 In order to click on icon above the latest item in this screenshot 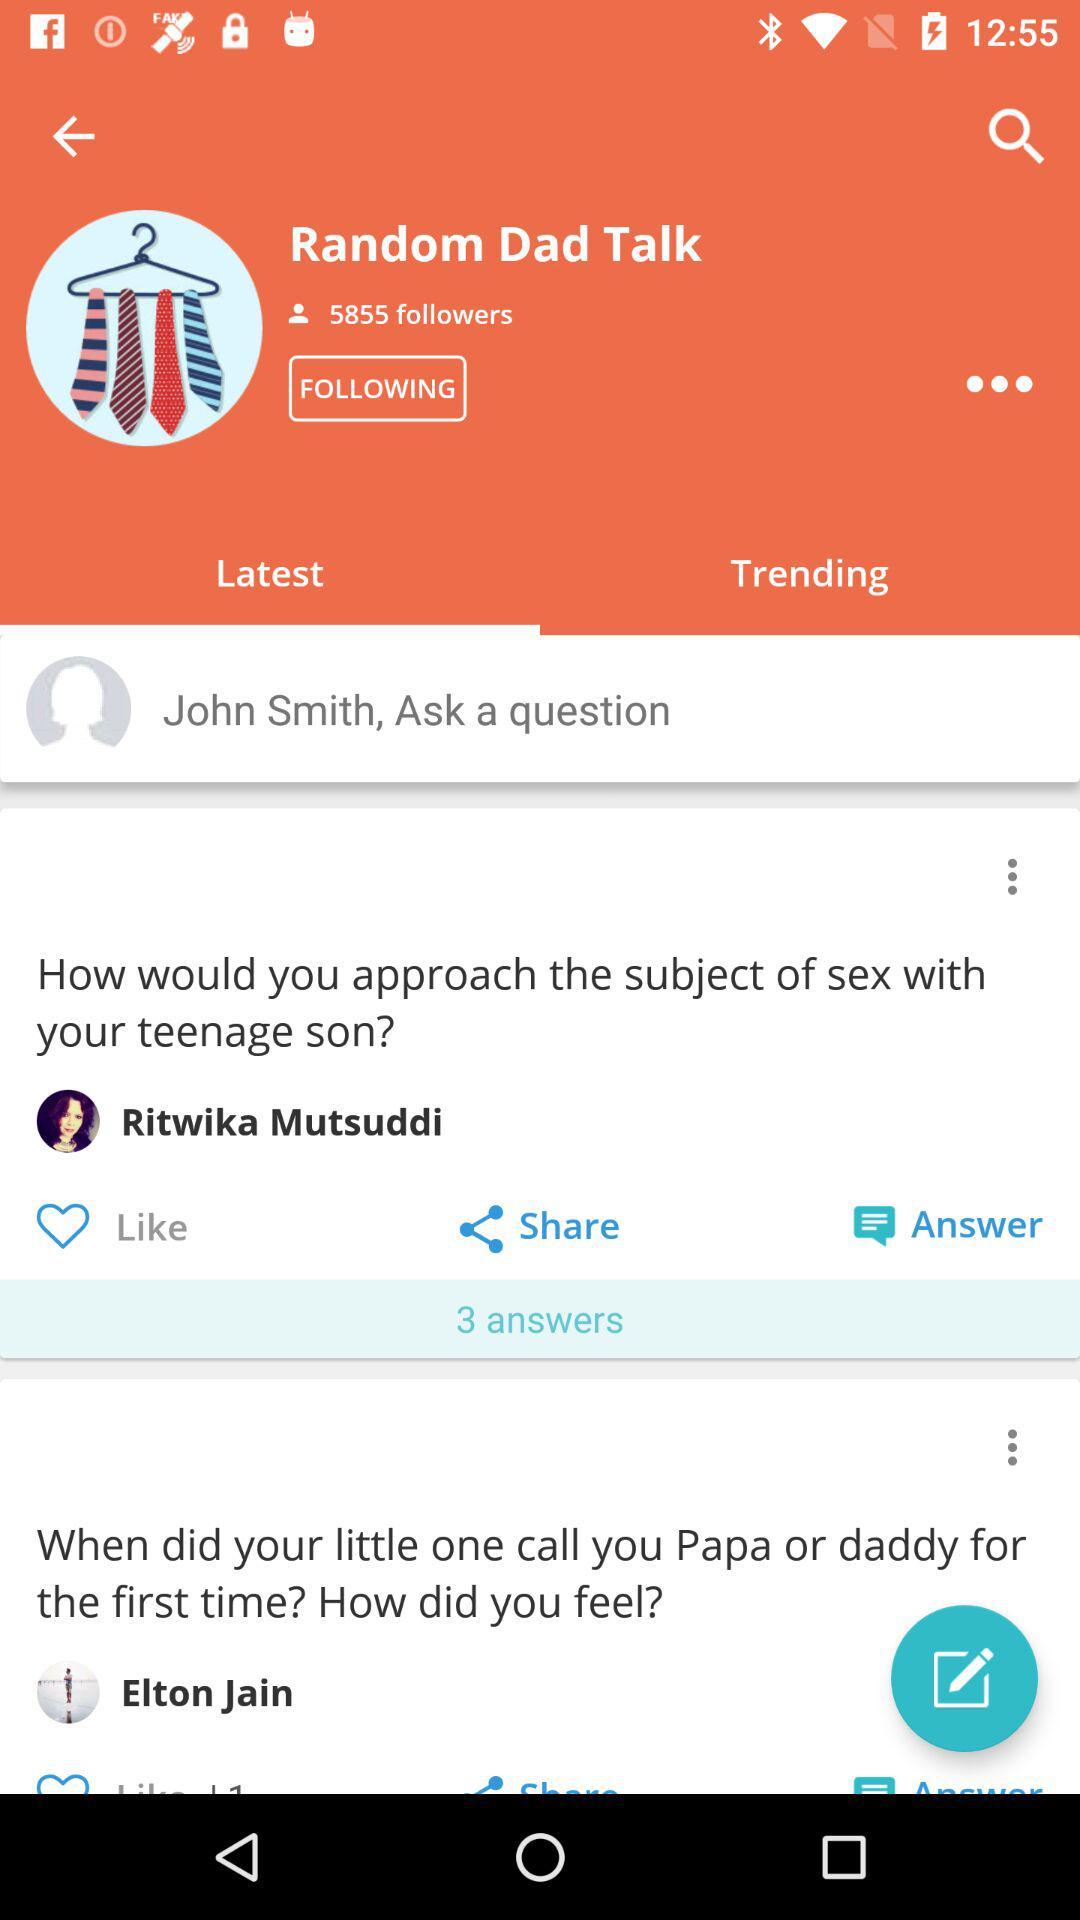, I will do `click(377, 388)`.